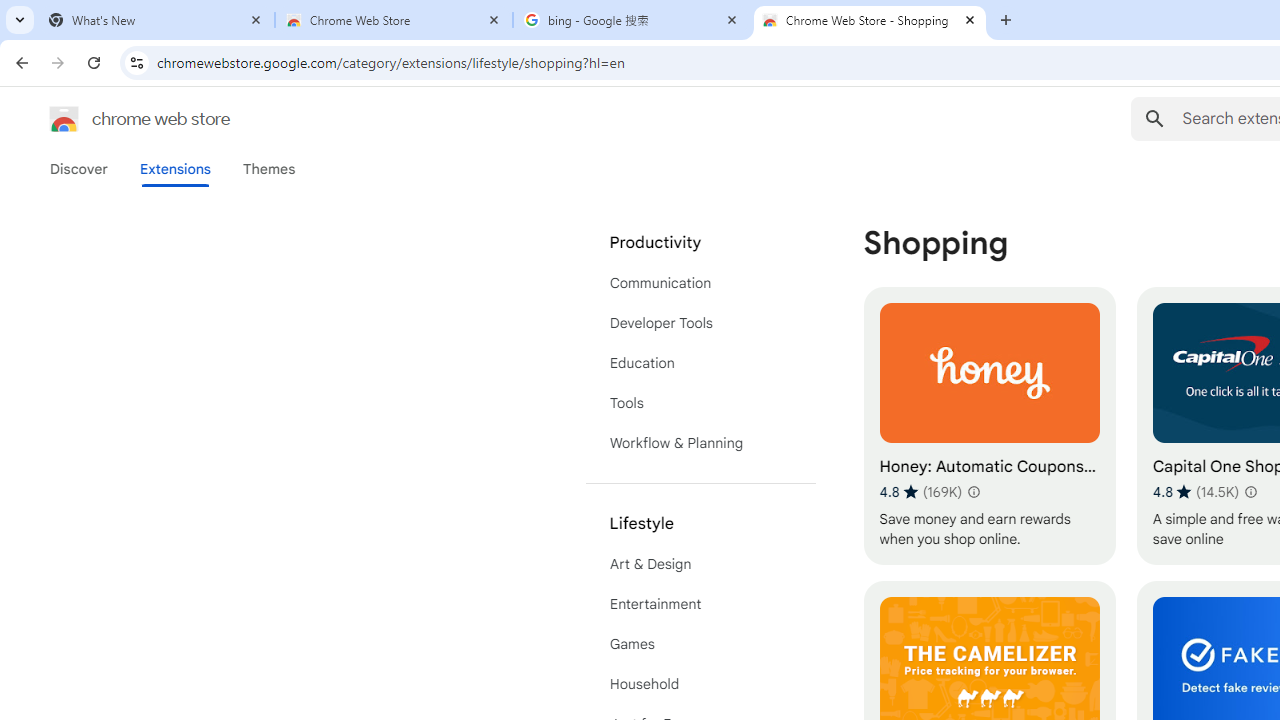  I want to click on 'Average rating 4.8 out of 5 stars. 14.5K ratings.', so click(1196, 491).